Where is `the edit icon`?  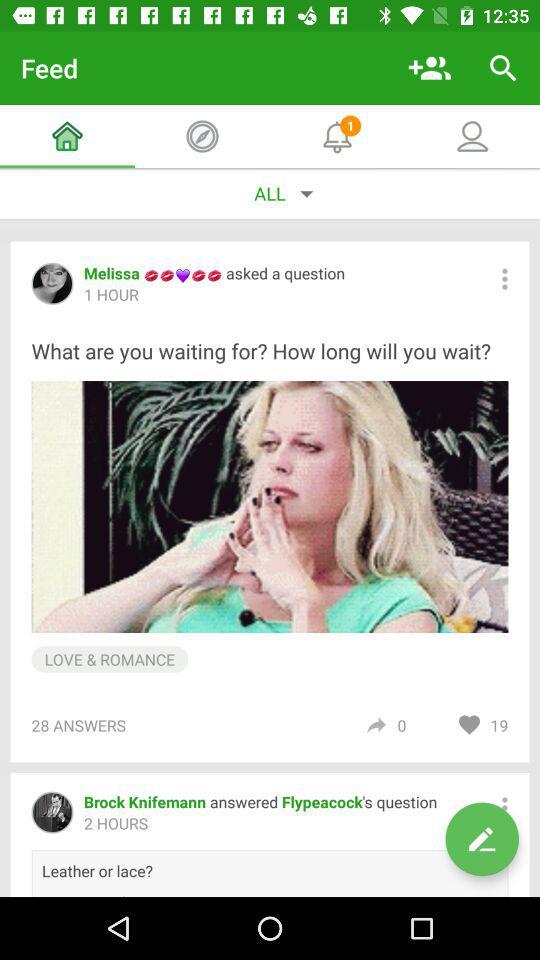
the edit icon is located at coordinates (481, 839).